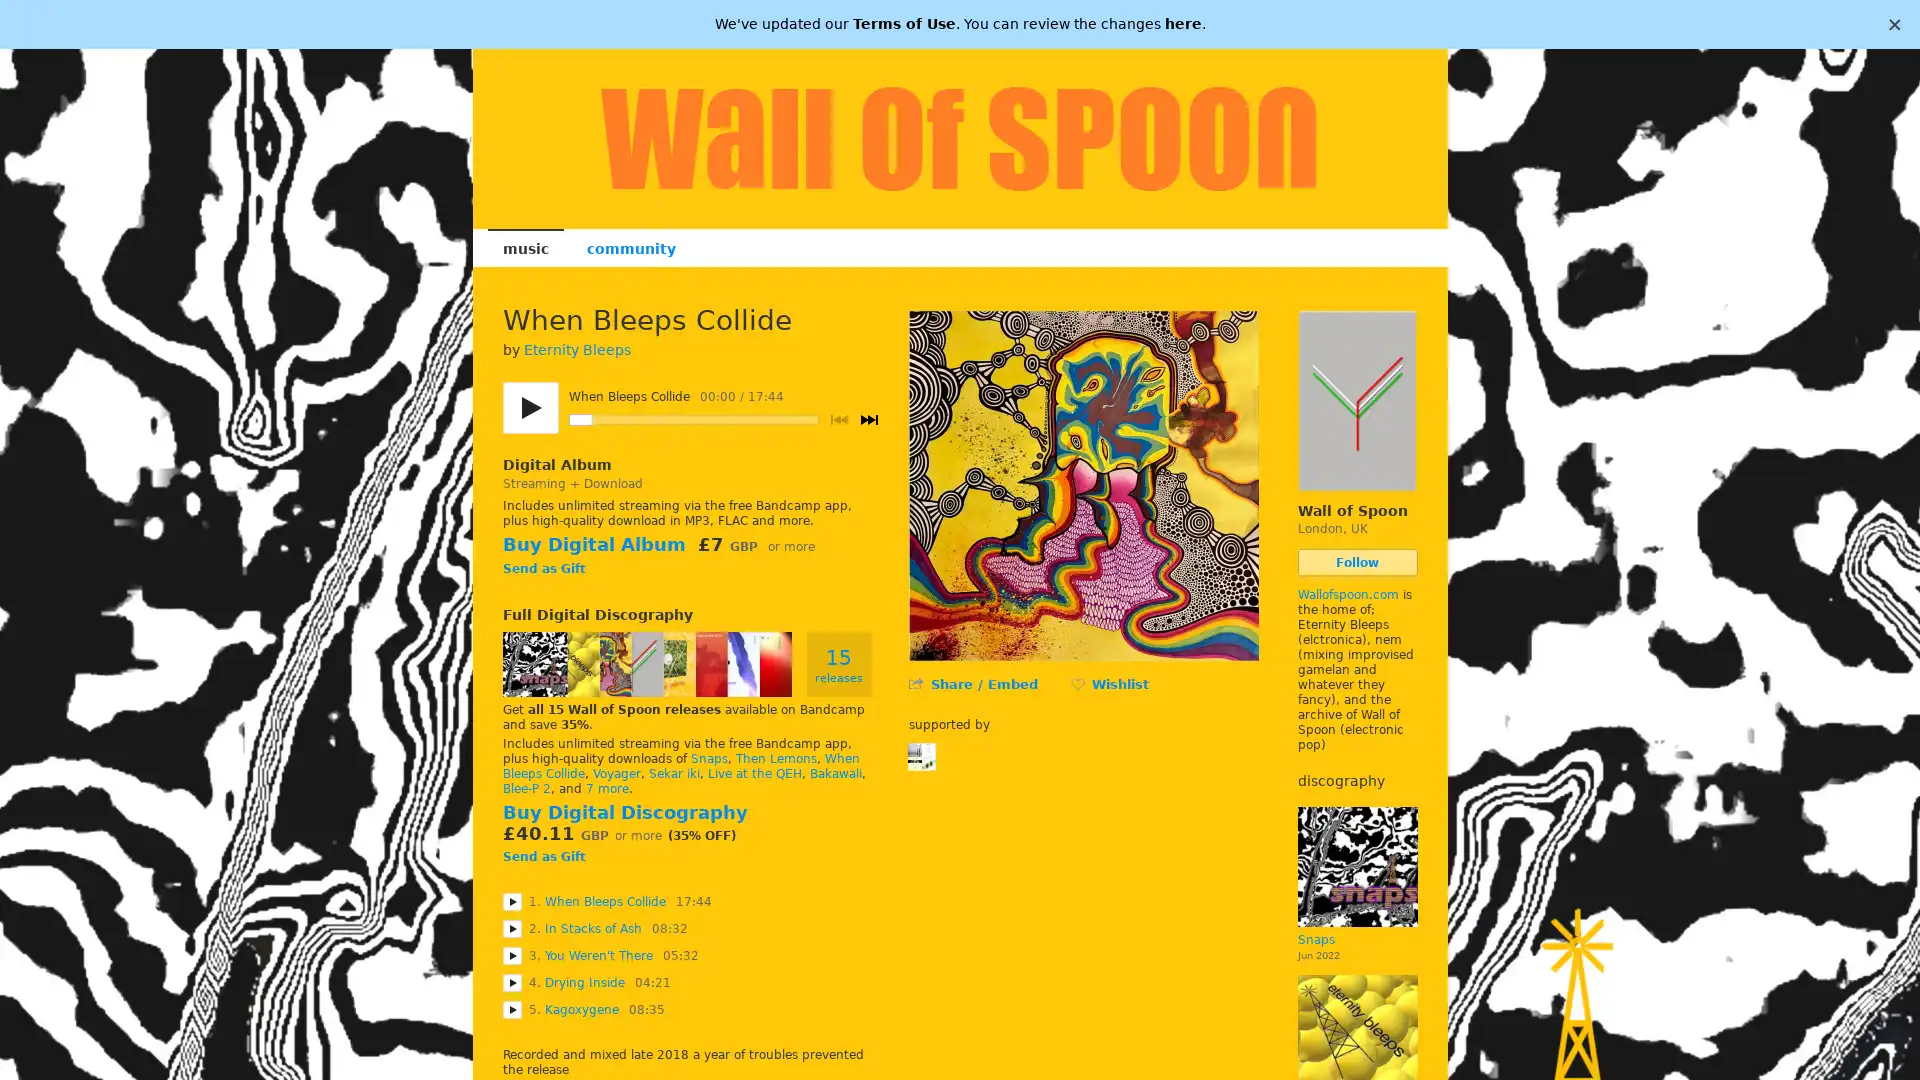 The image size is (1920, 1080). Describe the element at coordinates (592, 544) in the screenshot. I see `Buy Digital Album` at that location.